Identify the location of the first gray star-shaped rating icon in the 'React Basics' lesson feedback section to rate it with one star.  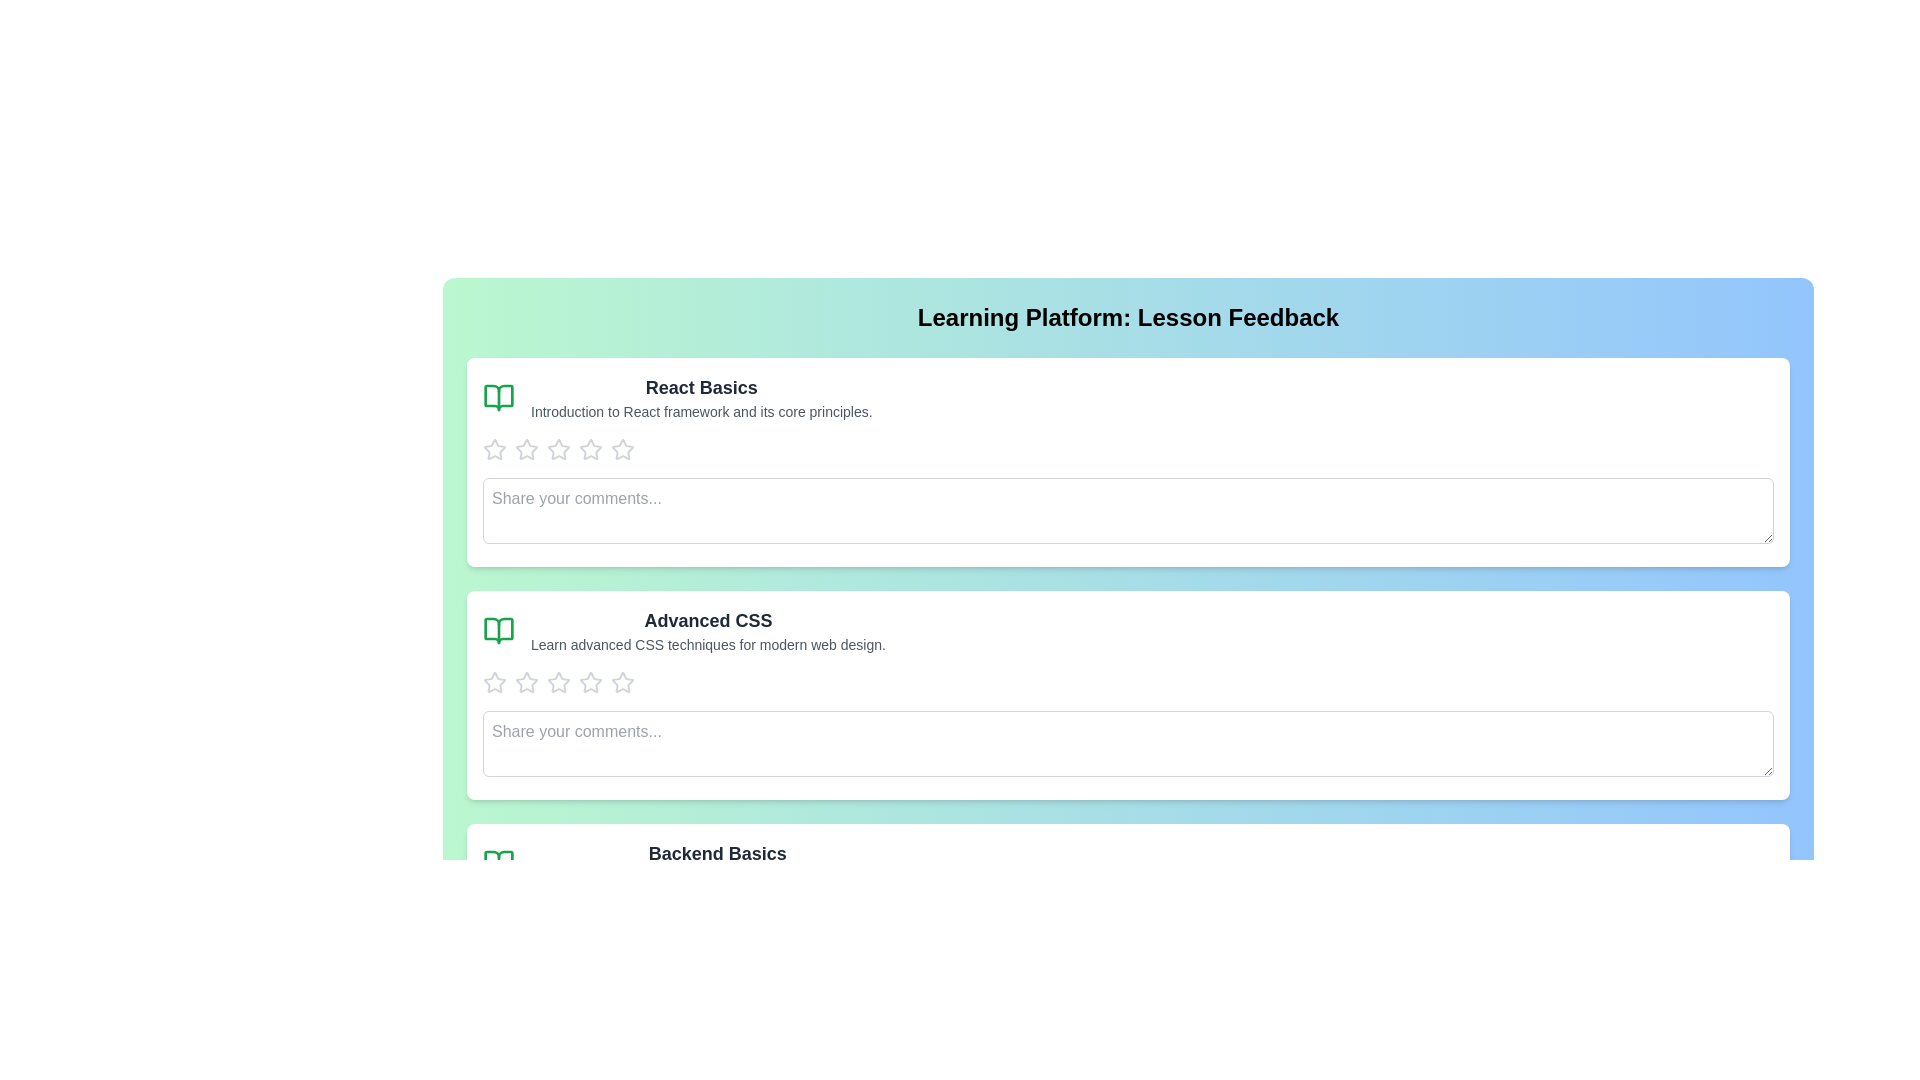
(494, 450).